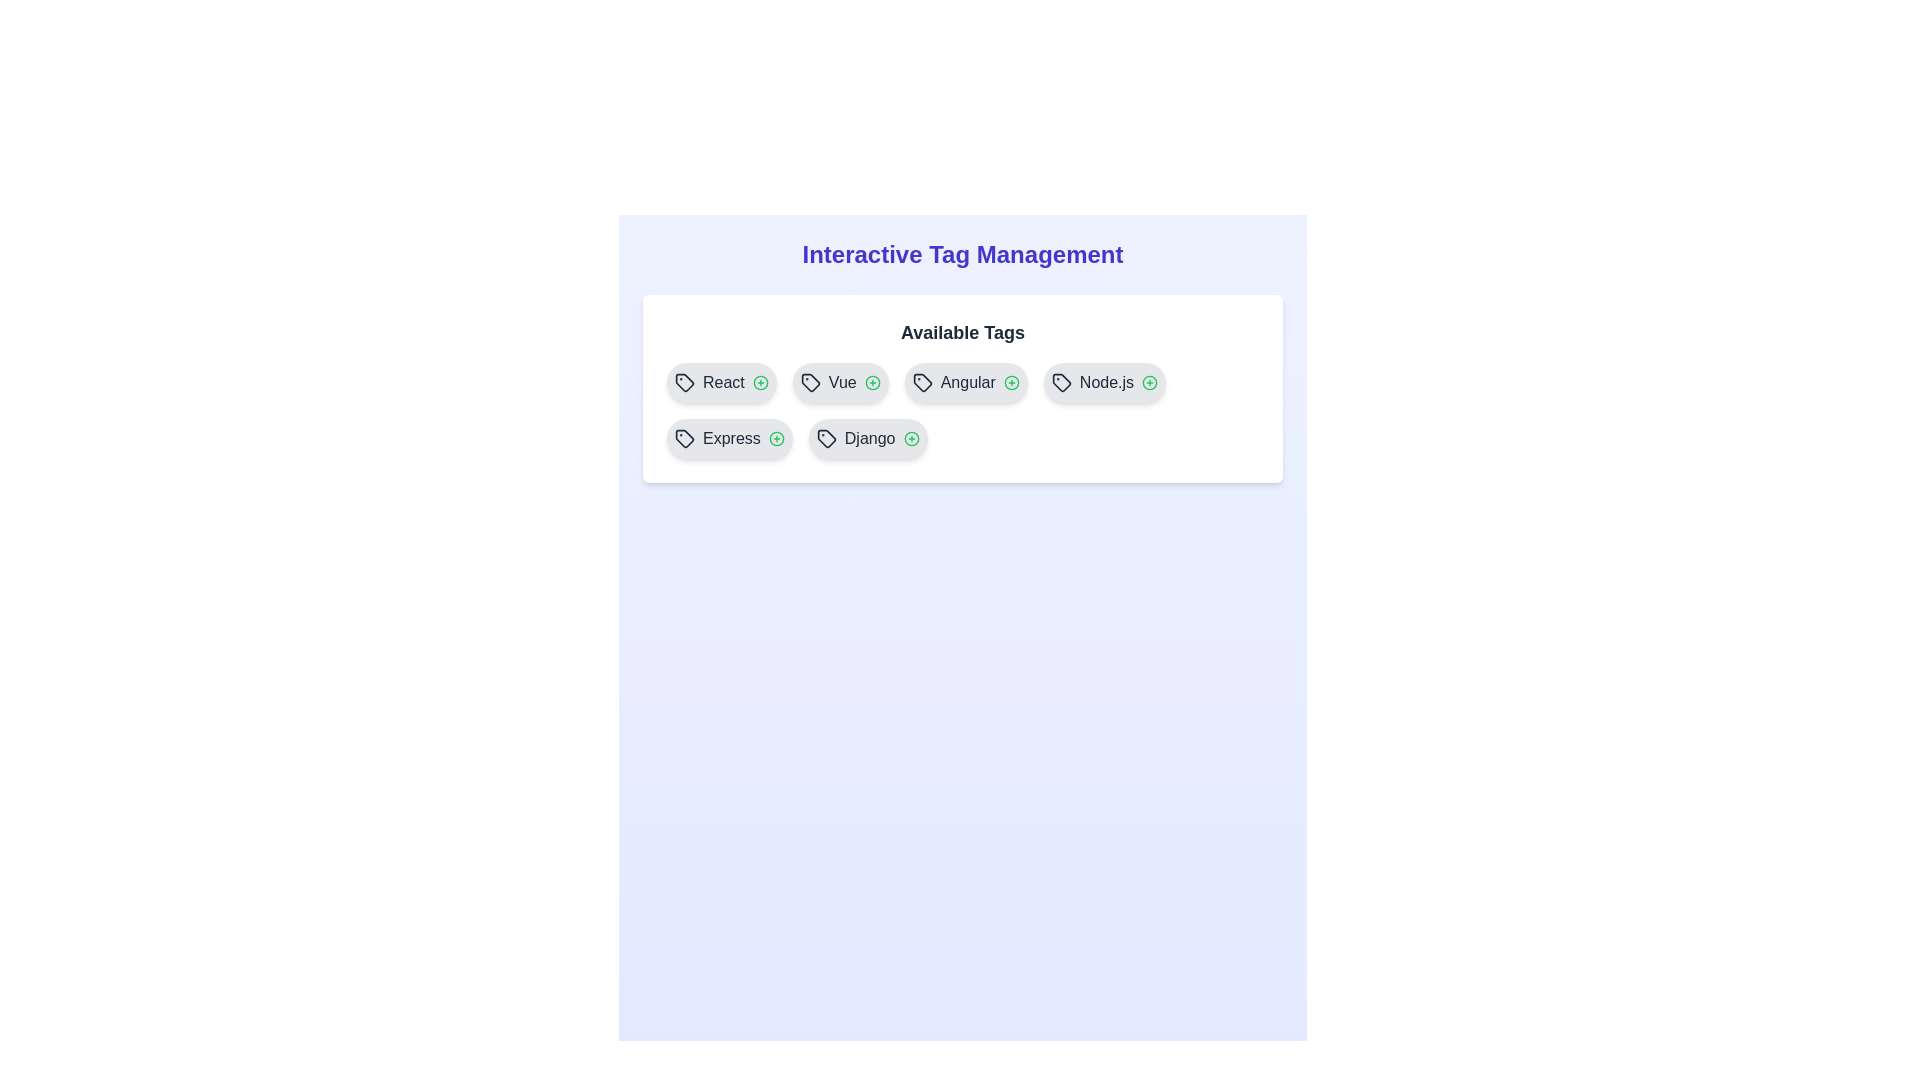  What do you see at coordinates (966, 382) in the screenshot?
I see `the pill-shaped 'Angular' button with a light gray background` at bounding box center [966, 382].